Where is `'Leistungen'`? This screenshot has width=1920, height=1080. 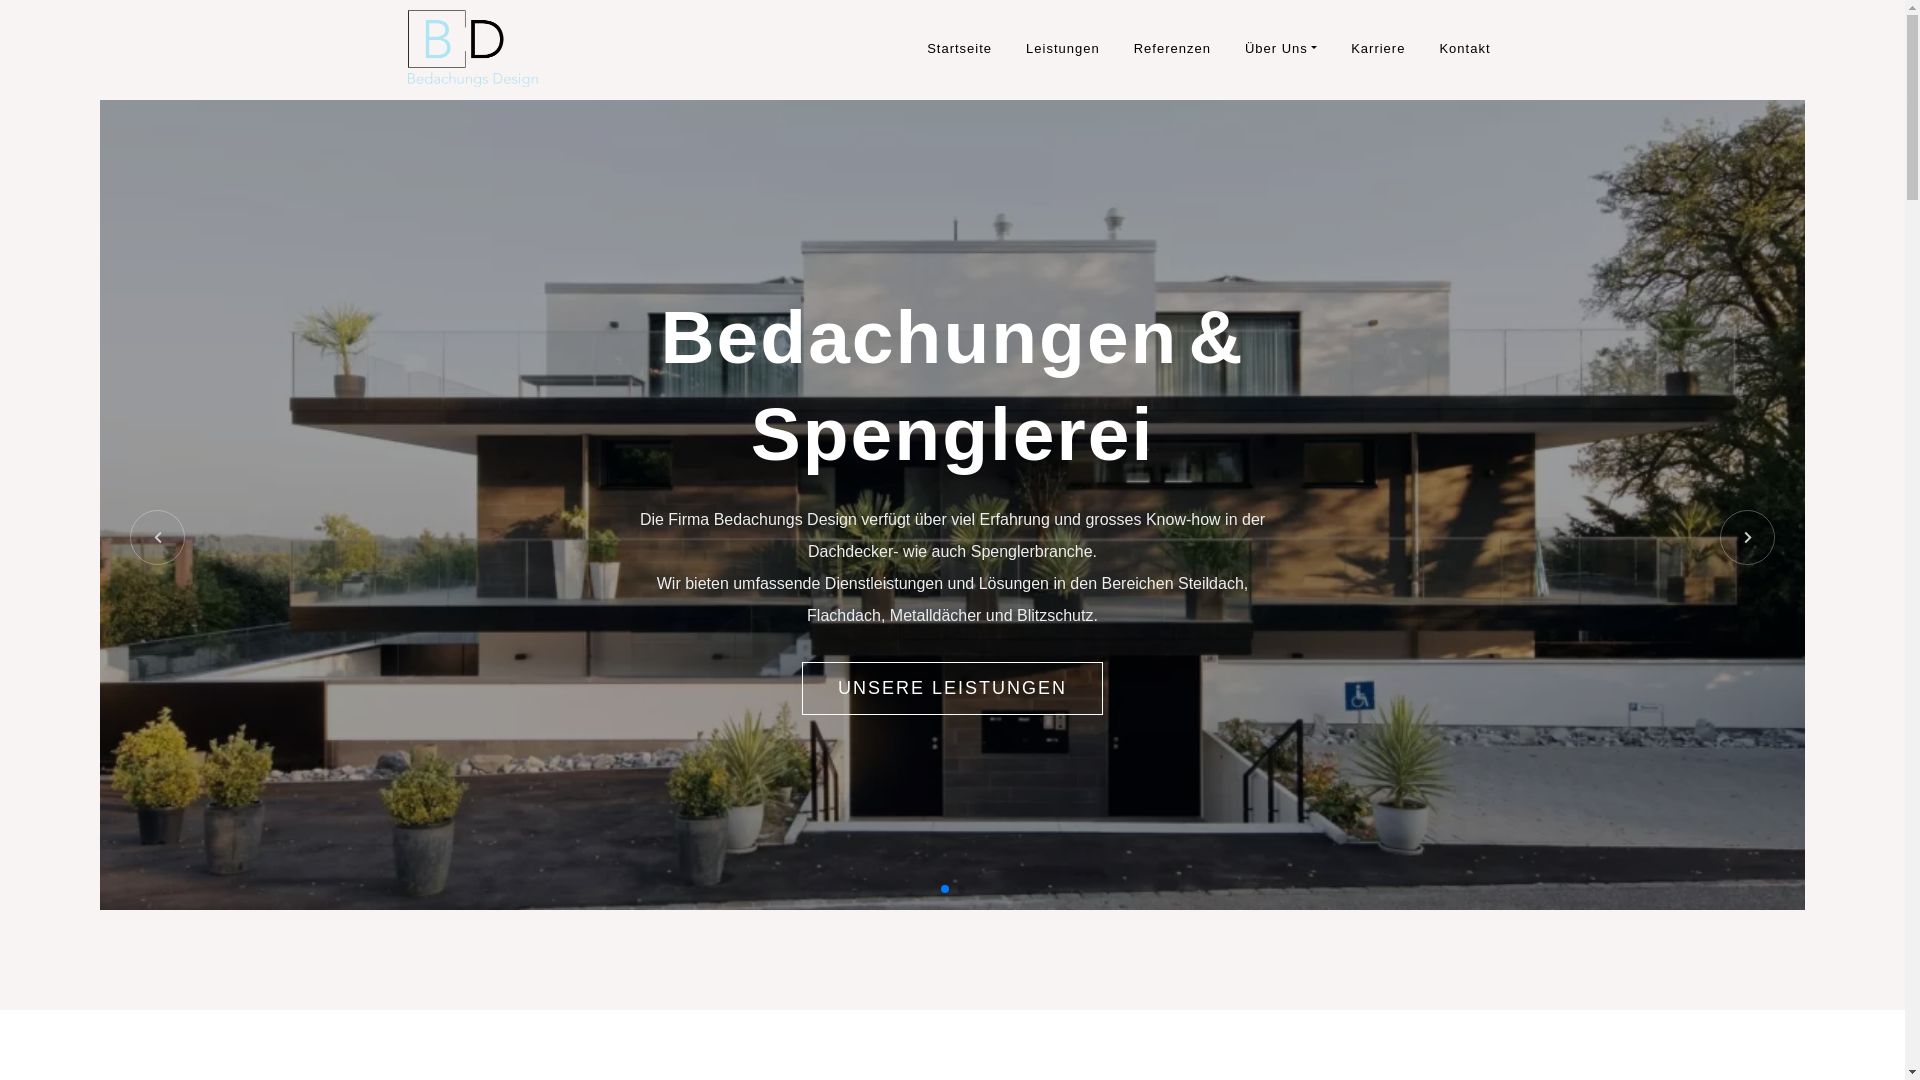 'Leistungen' is located at coordinates (1061, 48).